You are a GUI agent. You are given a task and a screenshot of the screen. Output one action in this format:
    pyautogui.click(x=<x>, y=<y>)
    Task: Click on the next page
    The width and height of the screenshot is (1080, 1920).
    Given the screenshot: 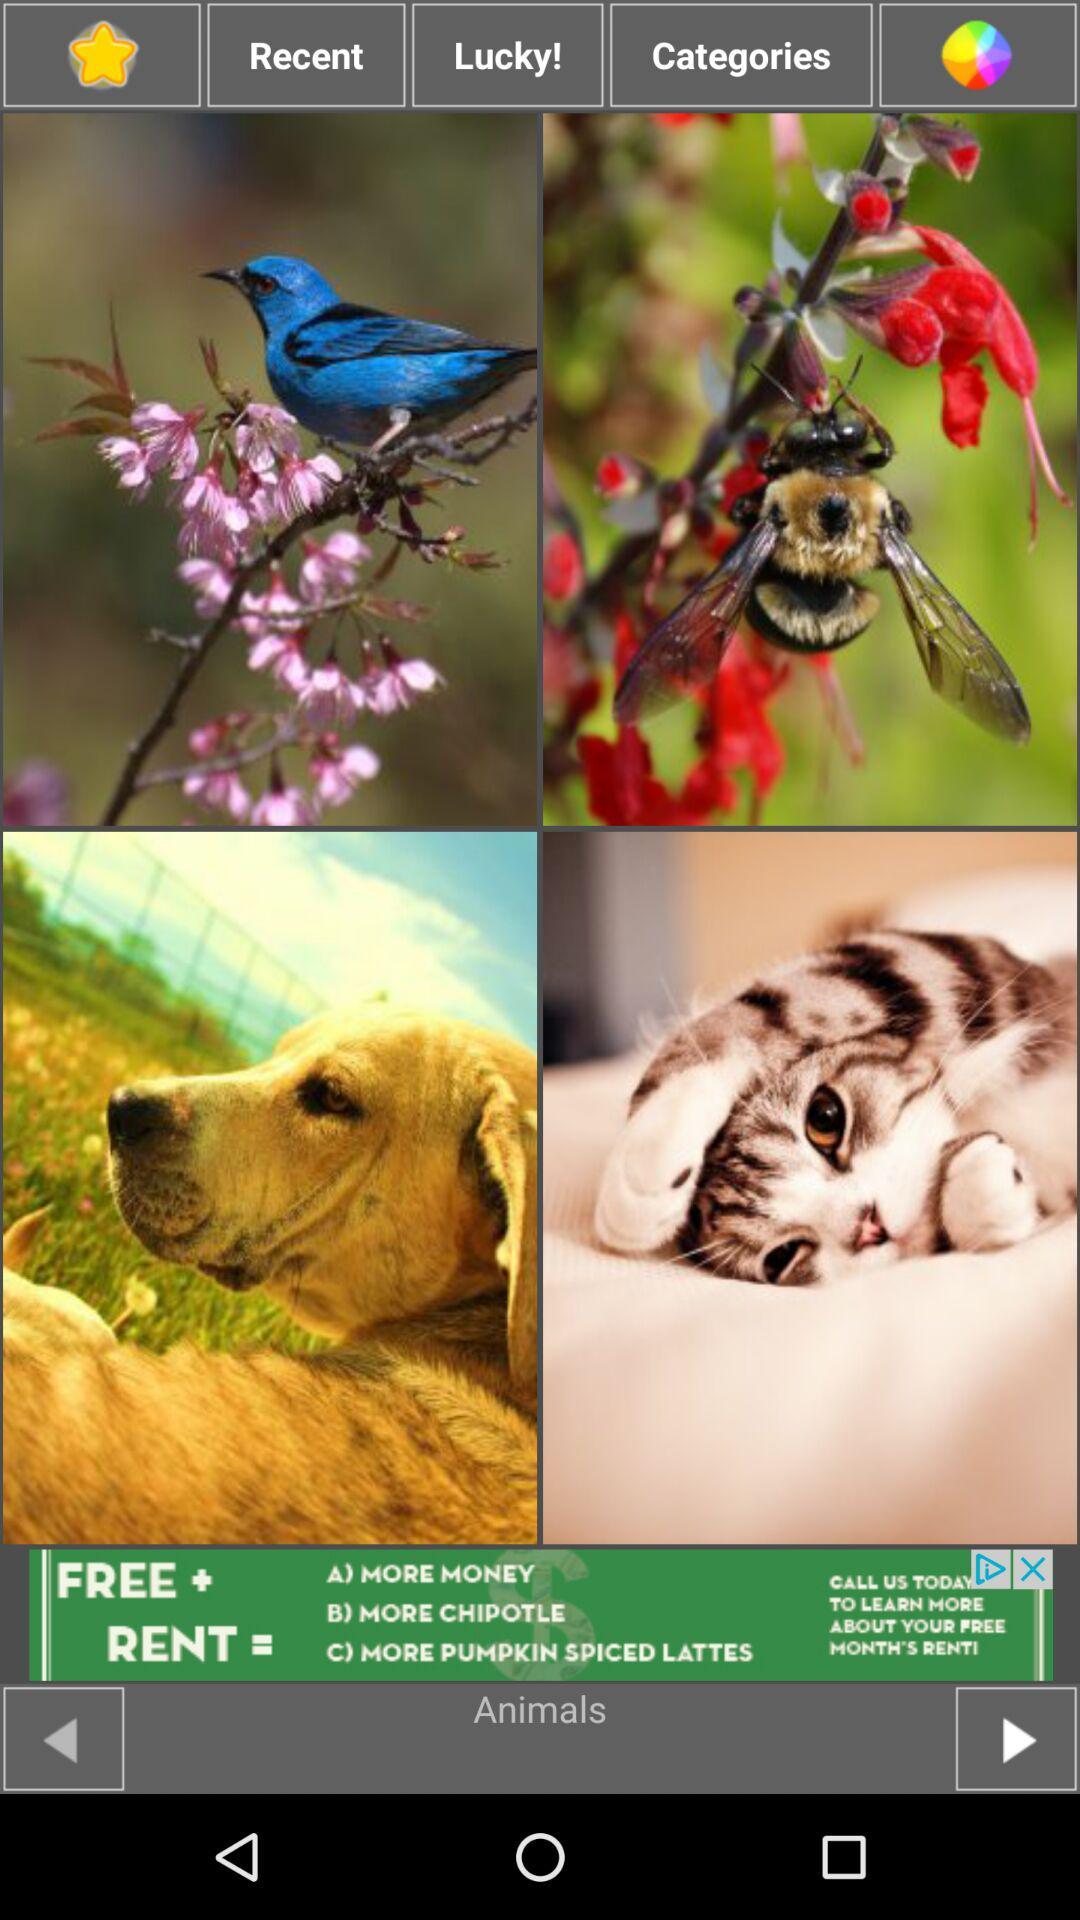 What is the action you would take?
    pyautogui.click(x=1016, y=1737)
    